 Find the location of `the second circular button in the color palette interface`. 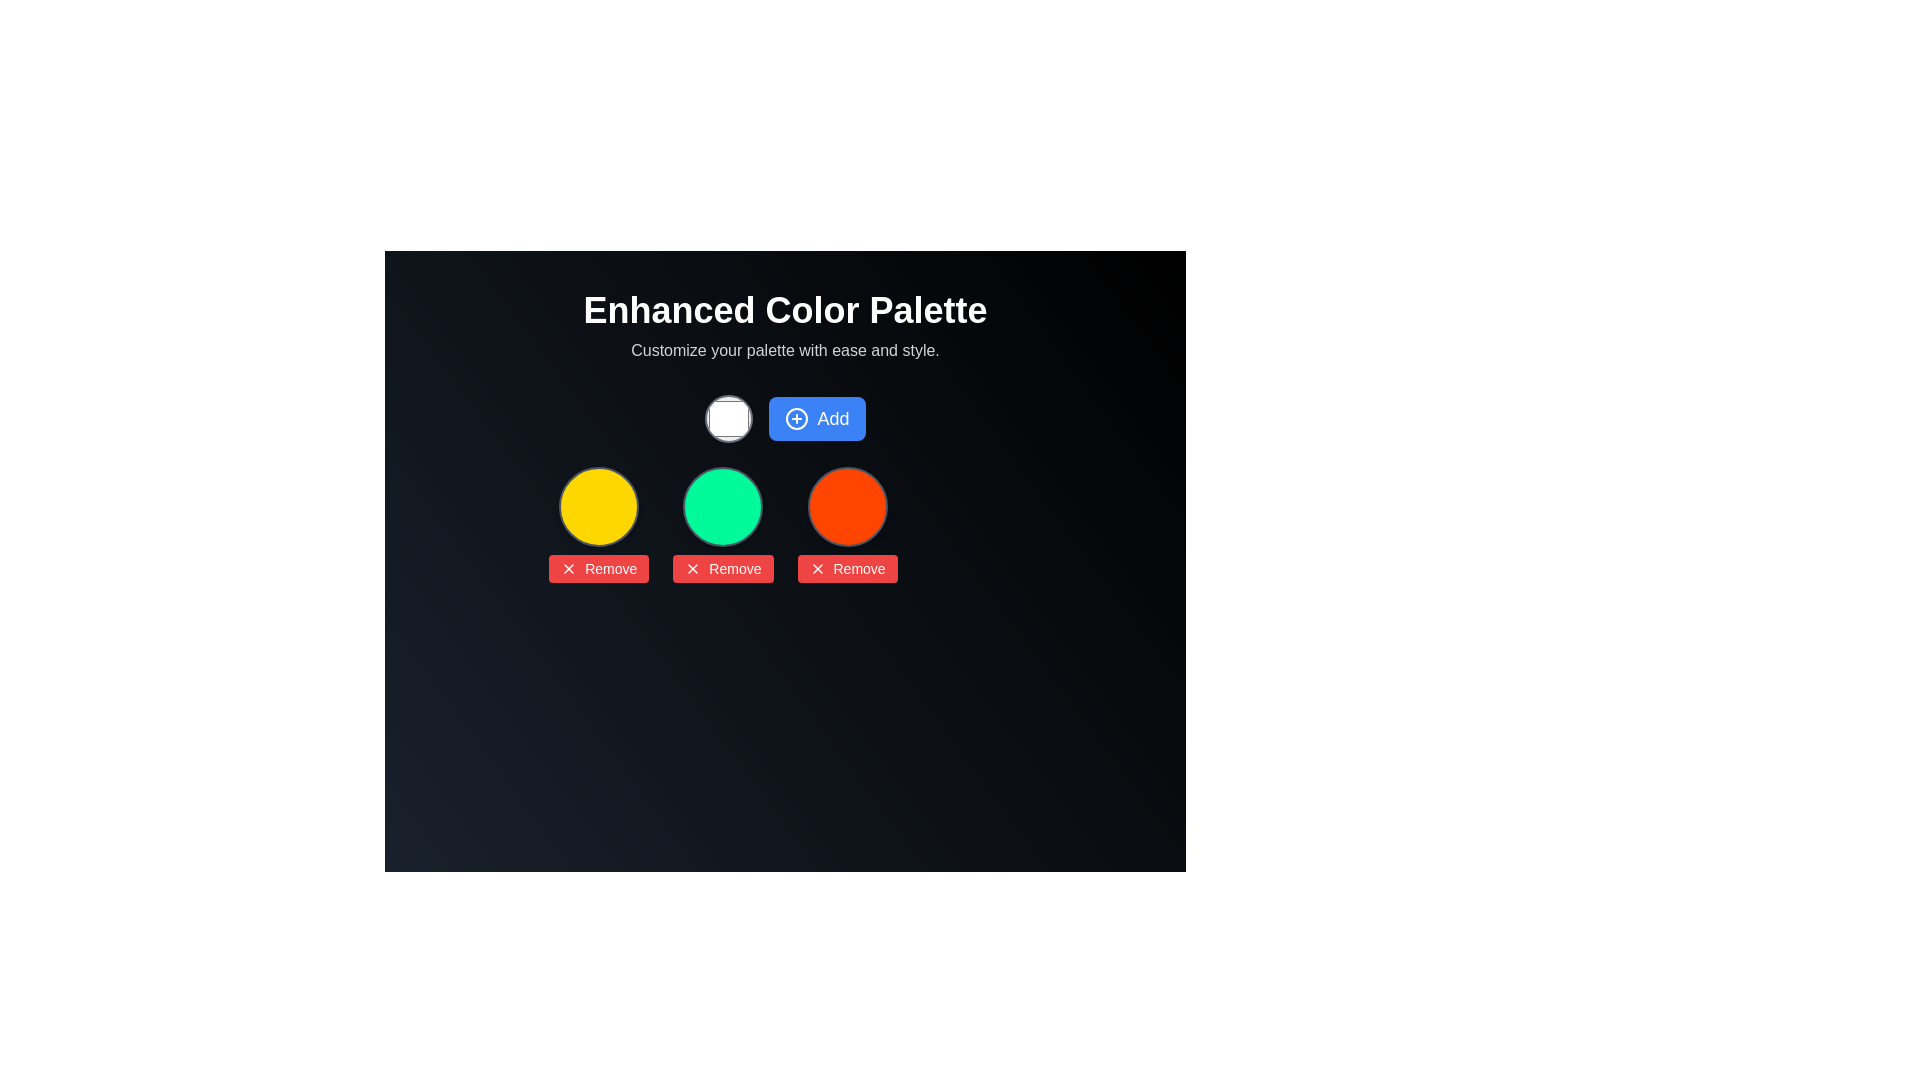

the second circular button in the color palette interface is located at coordinates (722, 505).